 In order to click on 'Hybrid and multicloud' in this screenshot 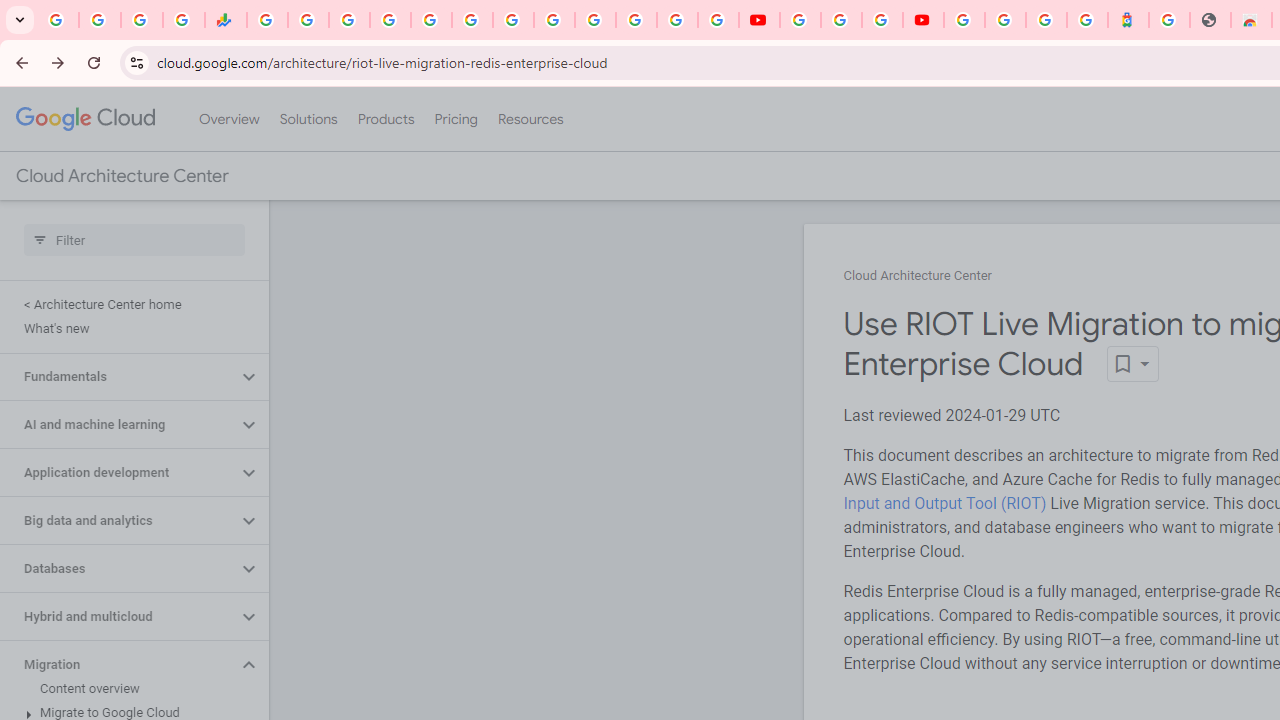, I will do `click(117, 616)`.